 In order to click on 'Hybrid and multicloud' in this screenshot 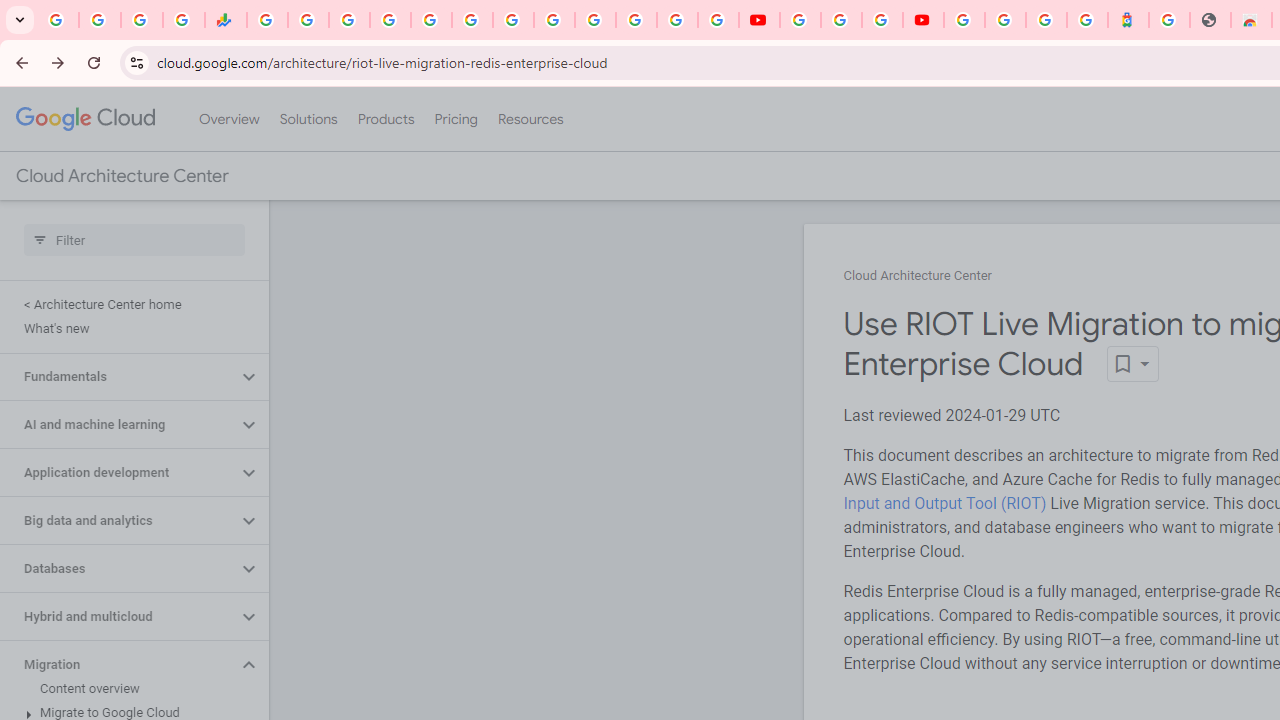, I will do `click(117, 616)`.